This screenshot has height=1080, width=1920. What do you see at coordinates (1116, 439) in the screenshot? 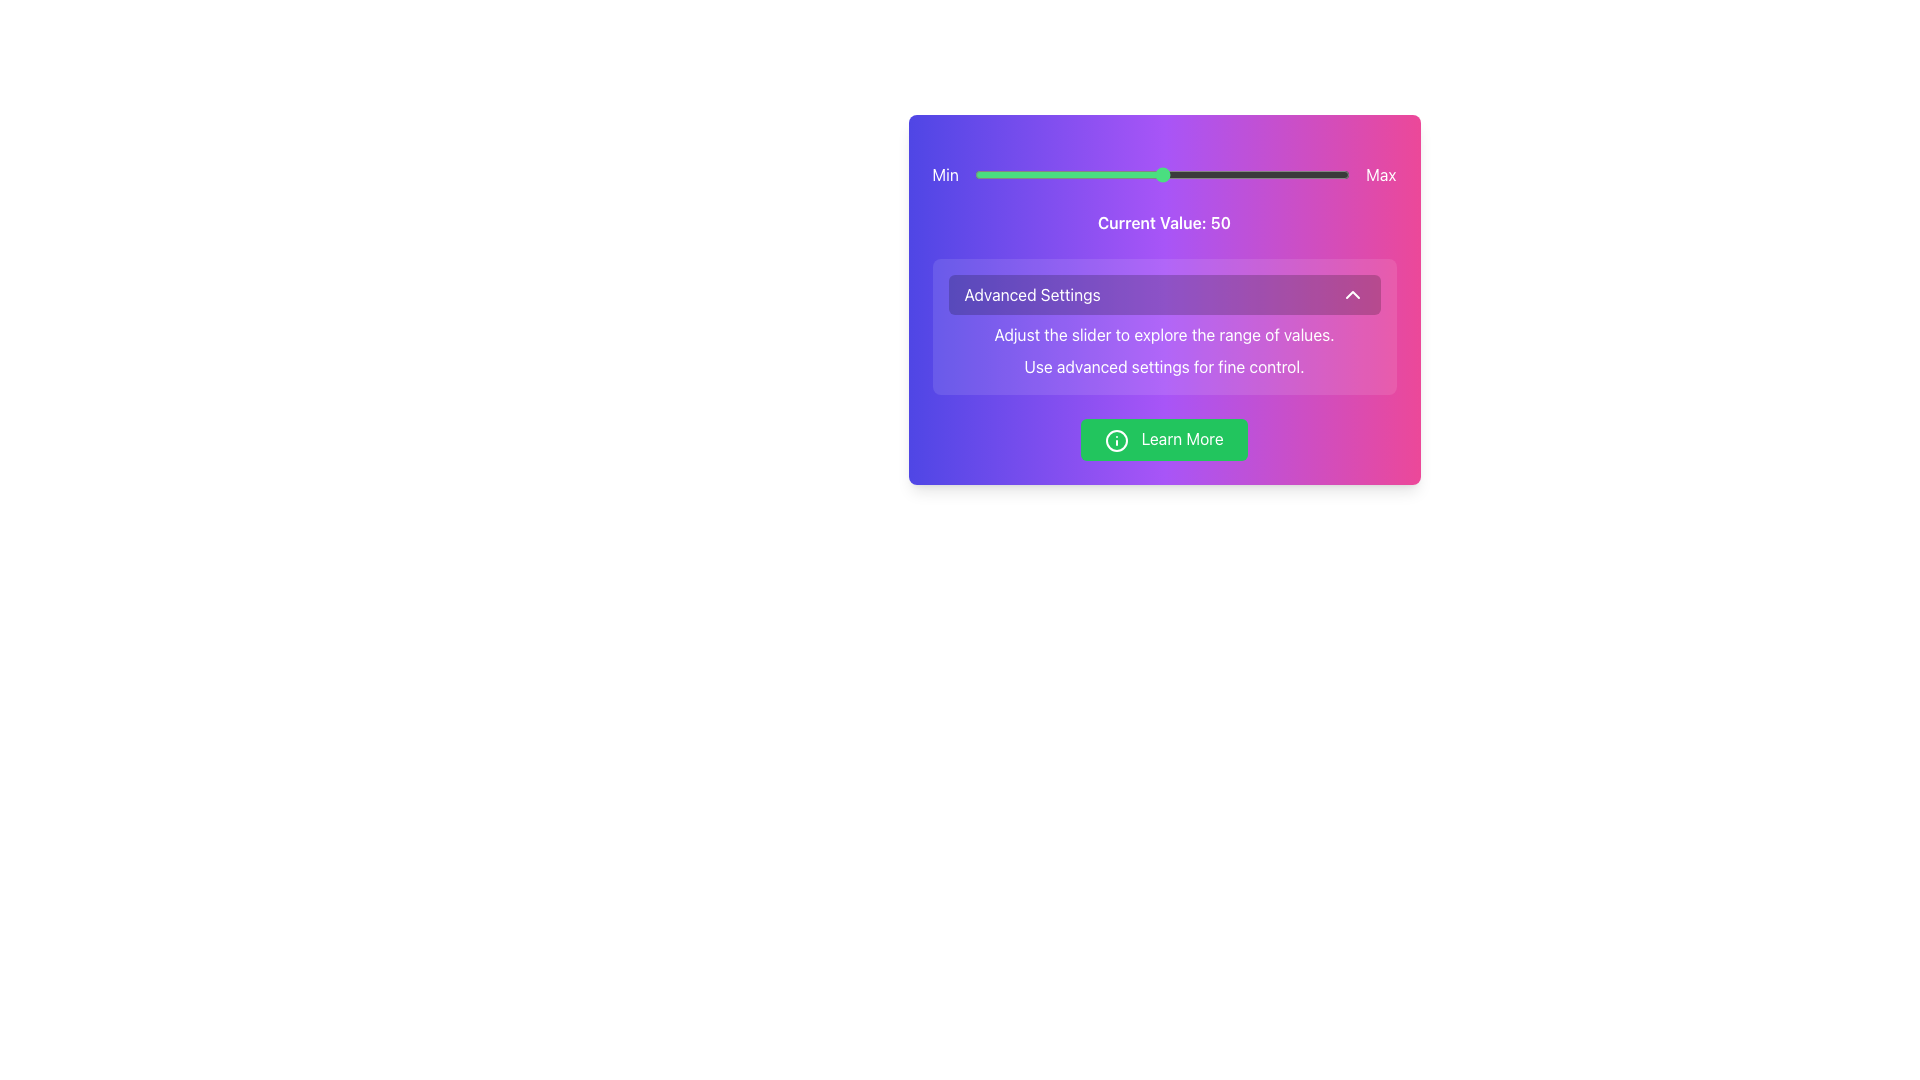
I see `the icon located within the green 'Learn More' button at the bottom-center of the panel` at bounding box center [1116, 439].